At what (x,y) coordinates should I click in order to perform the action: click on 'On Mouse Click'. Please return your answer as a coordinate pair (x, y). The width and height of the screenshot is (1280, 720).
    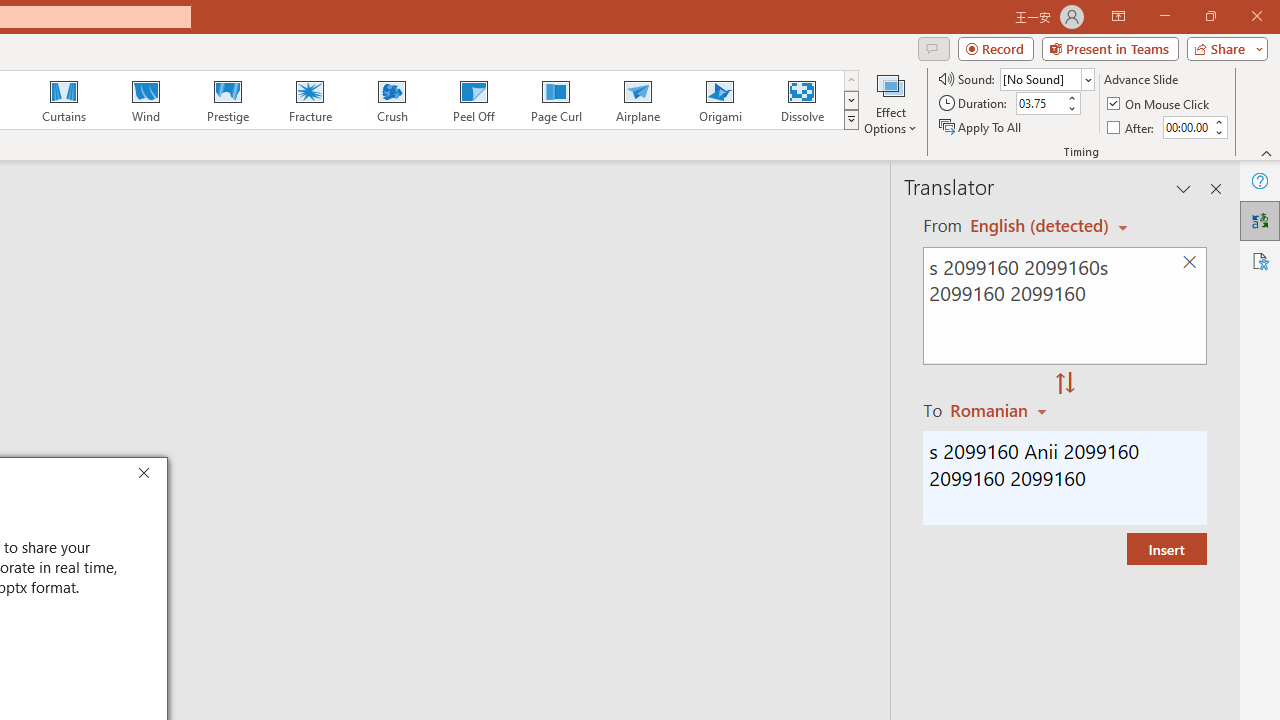
    Looking at the image, I should click on (1159, 103).